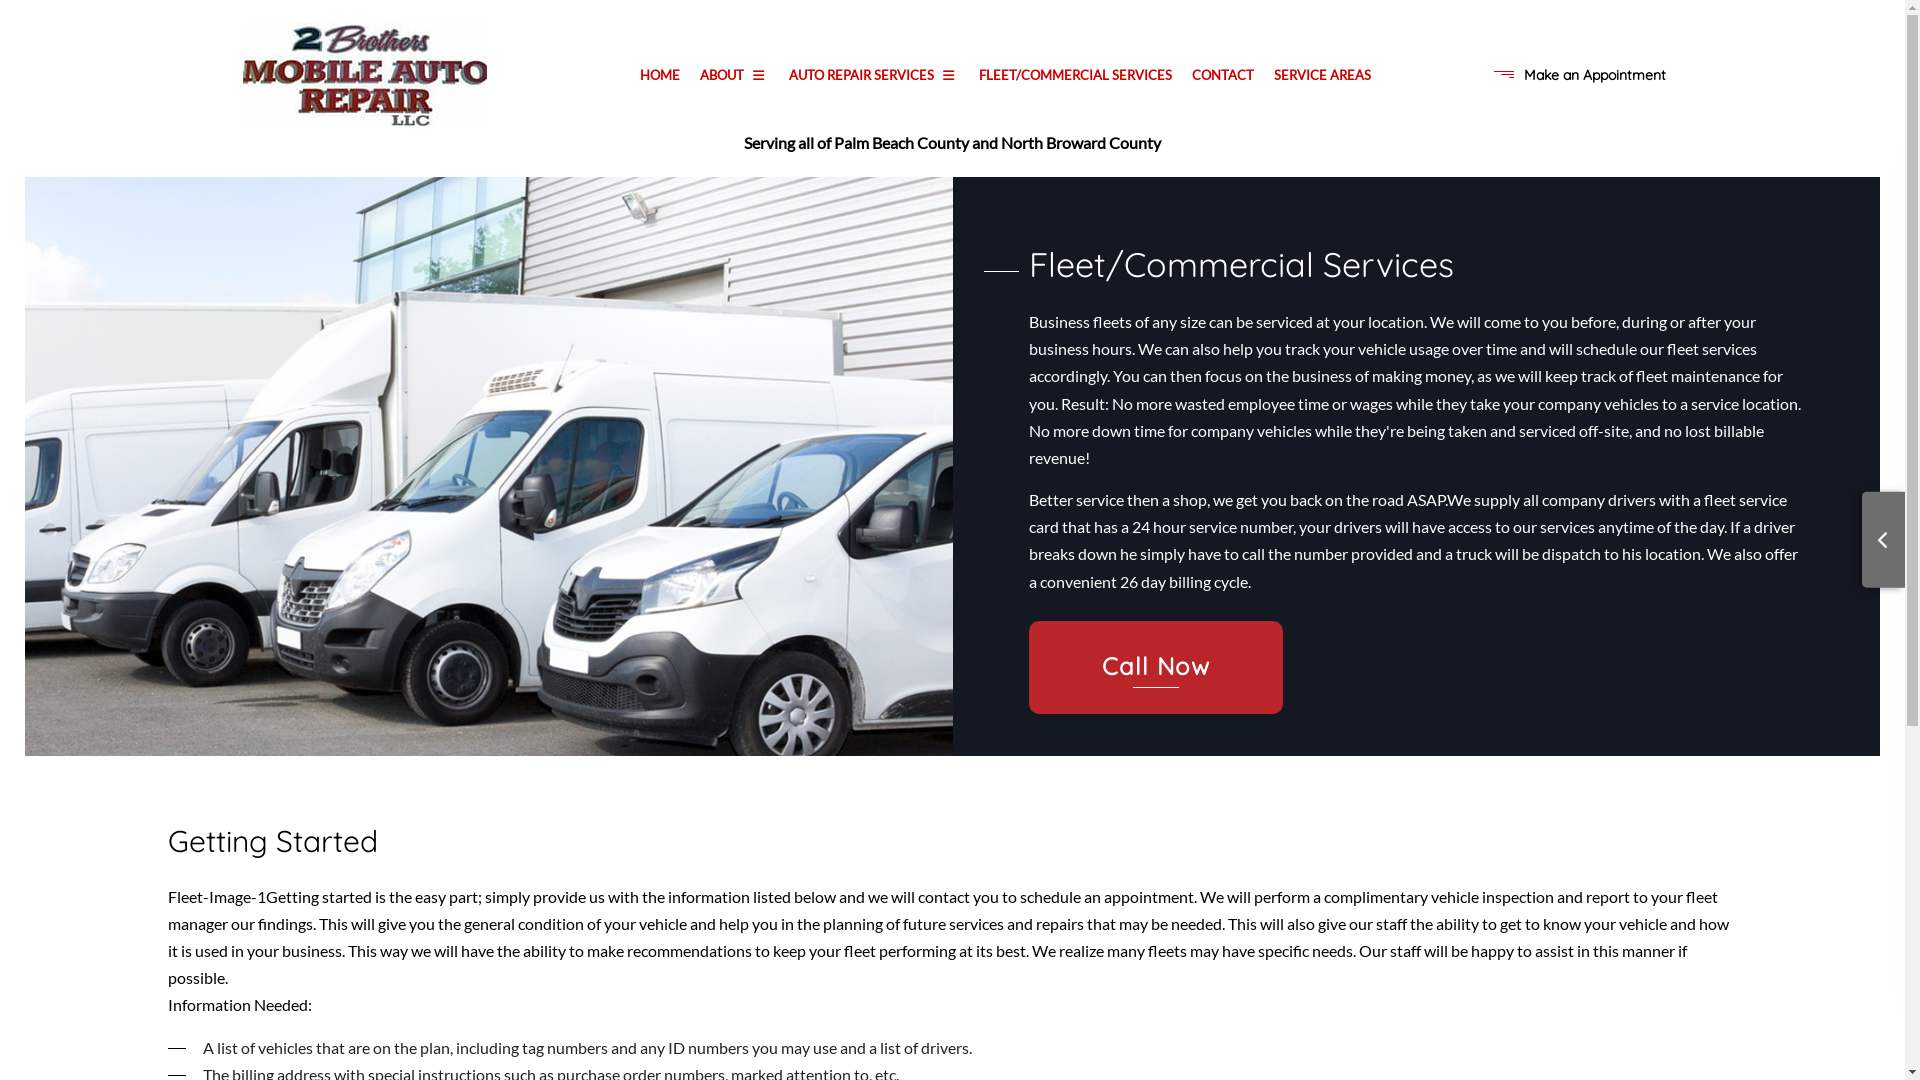 The image size is (1920, 1080). I want to click on 'FLEET/COMMERCIAL SERVICES', so click(1074, 74).